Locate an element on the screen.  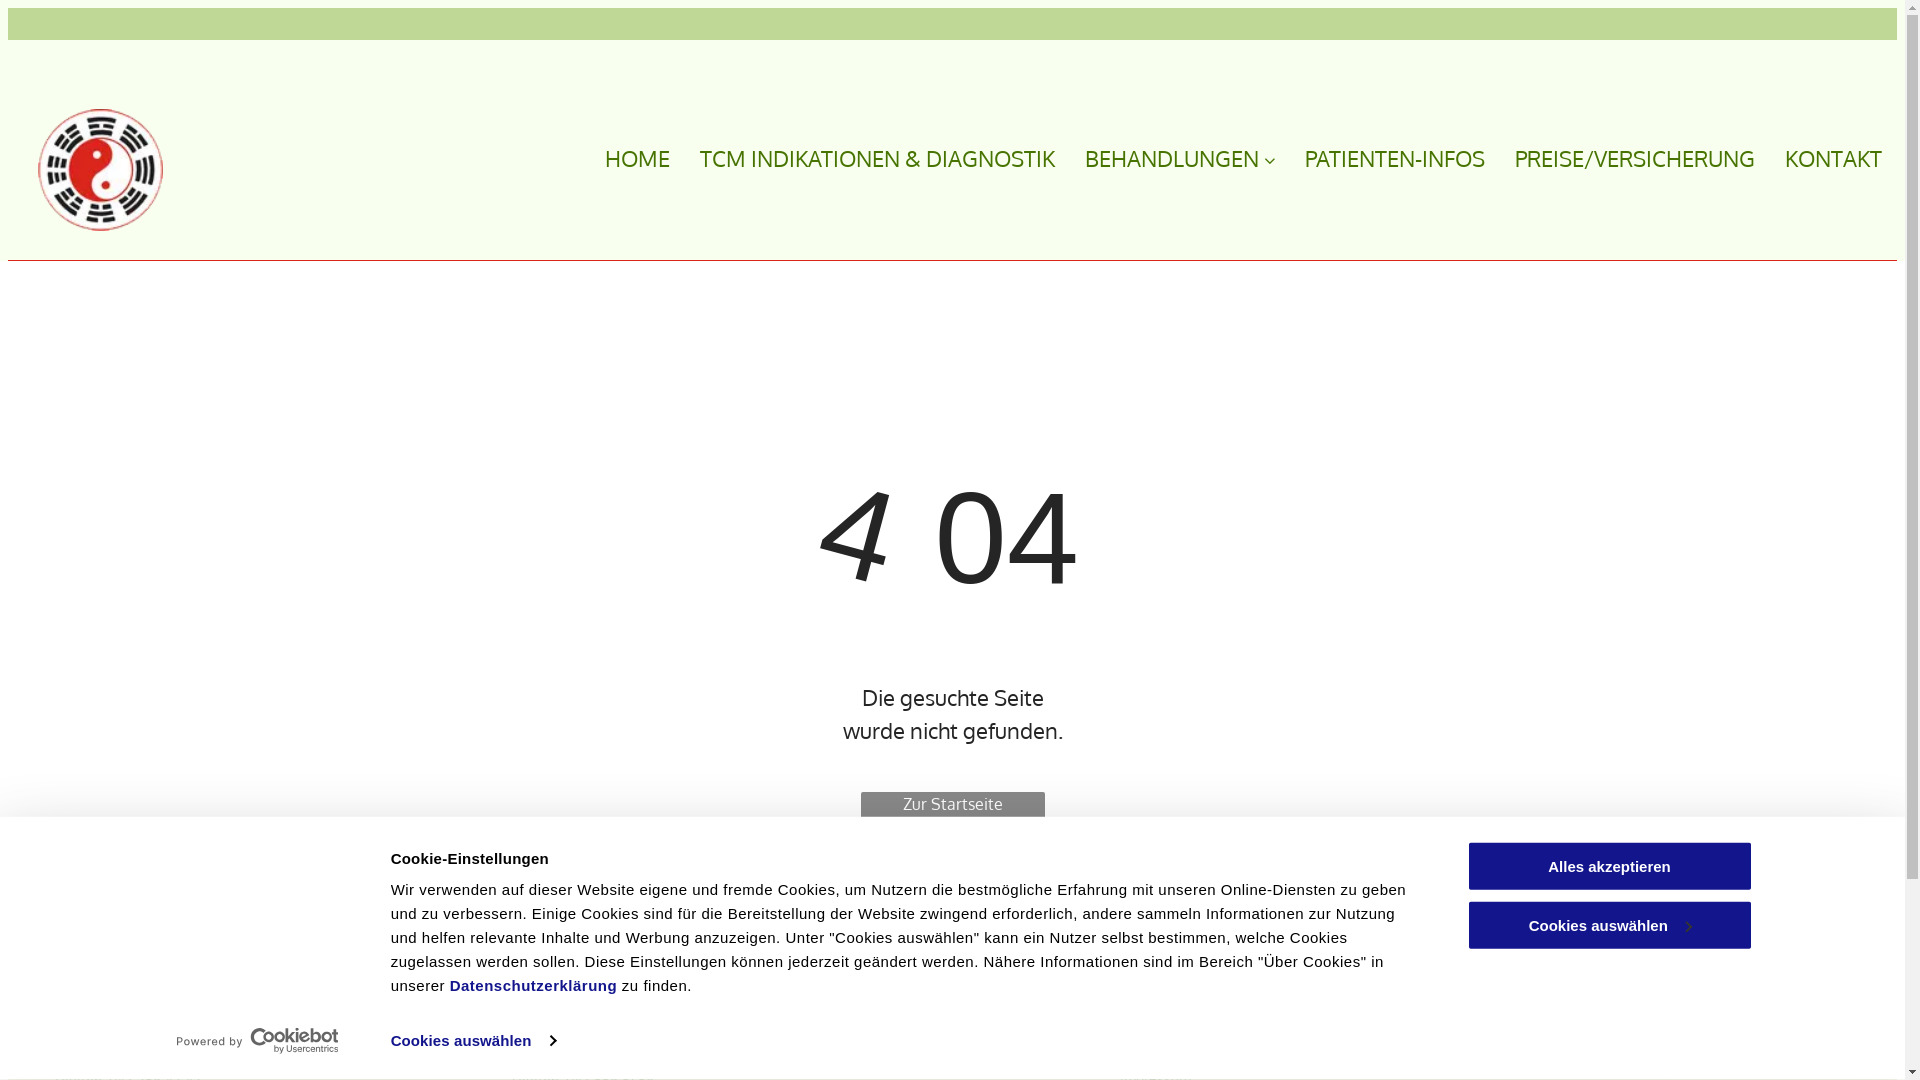
'PREISE/VERSICHERUNG' is located at coordinates (1620, 157).